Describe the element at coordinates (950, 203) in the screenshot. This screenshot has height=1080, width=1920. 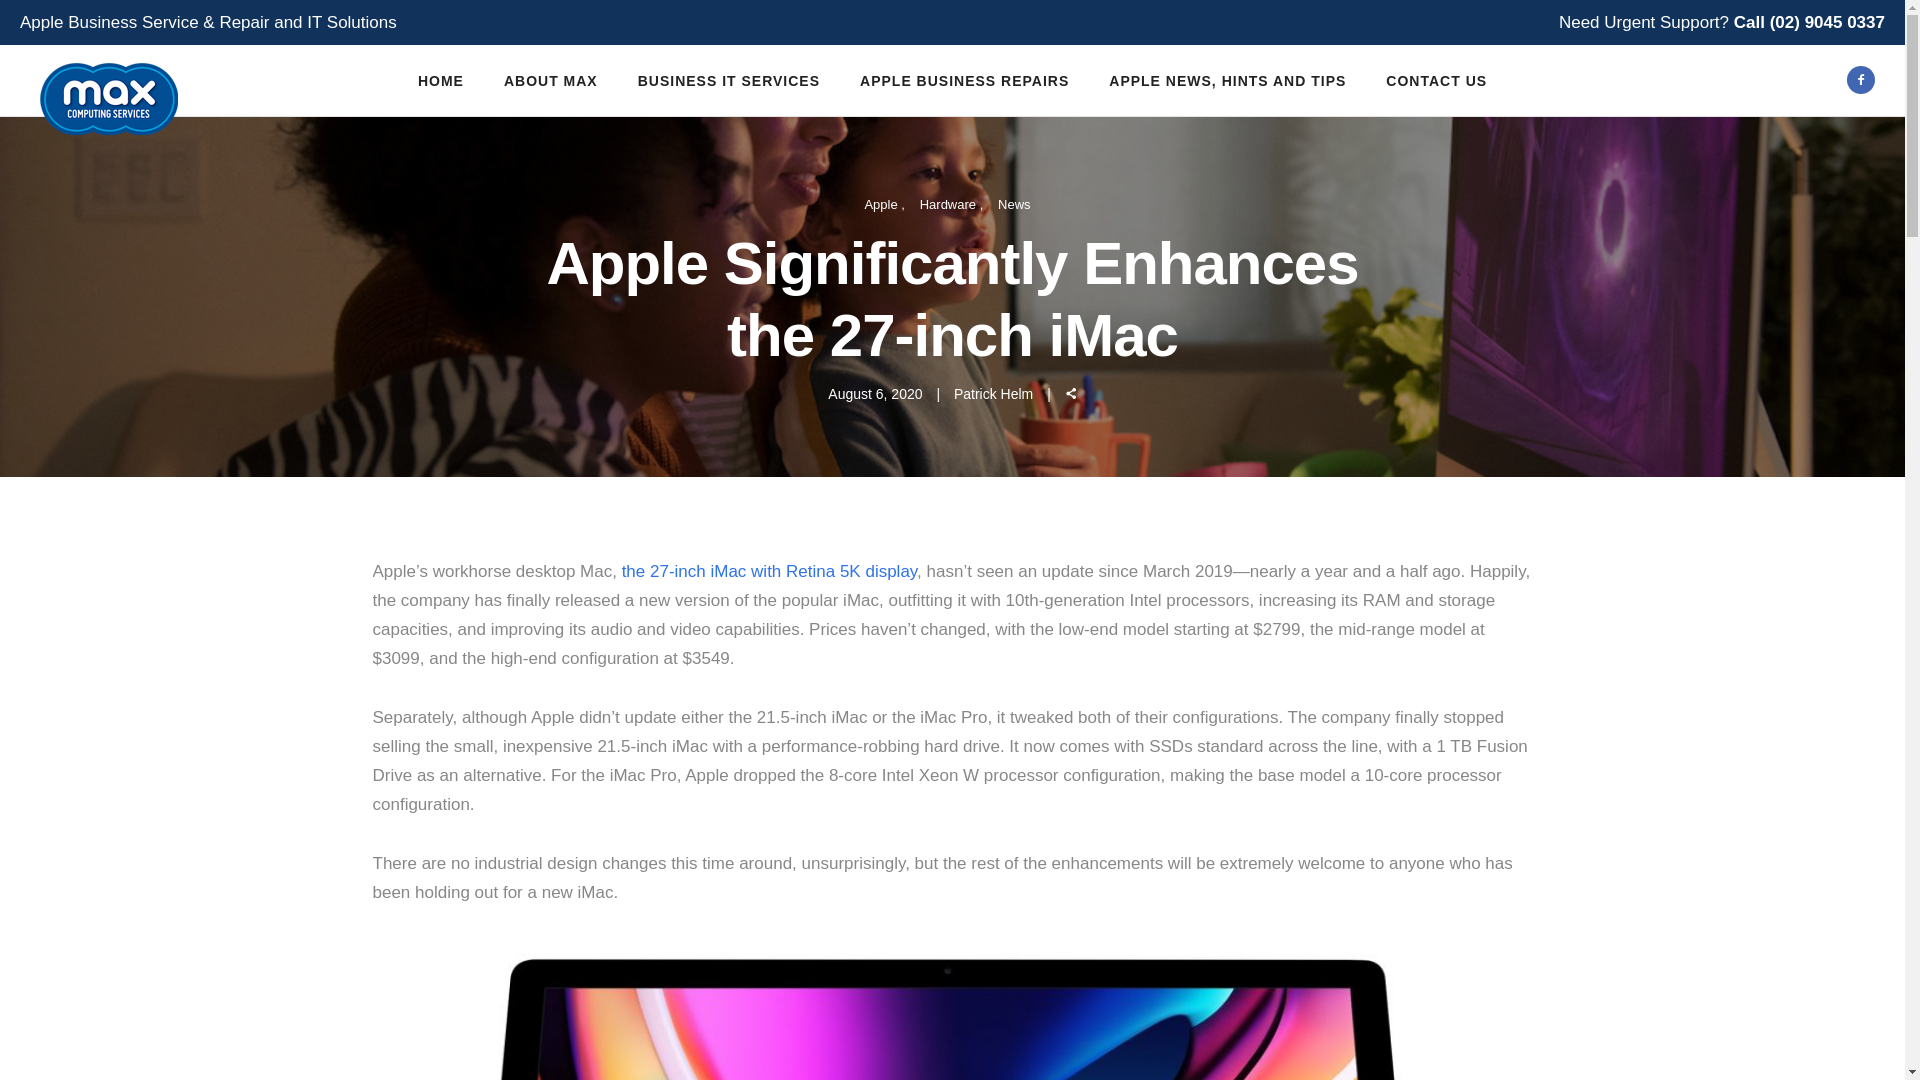
I see `'Hardware'` at that location.